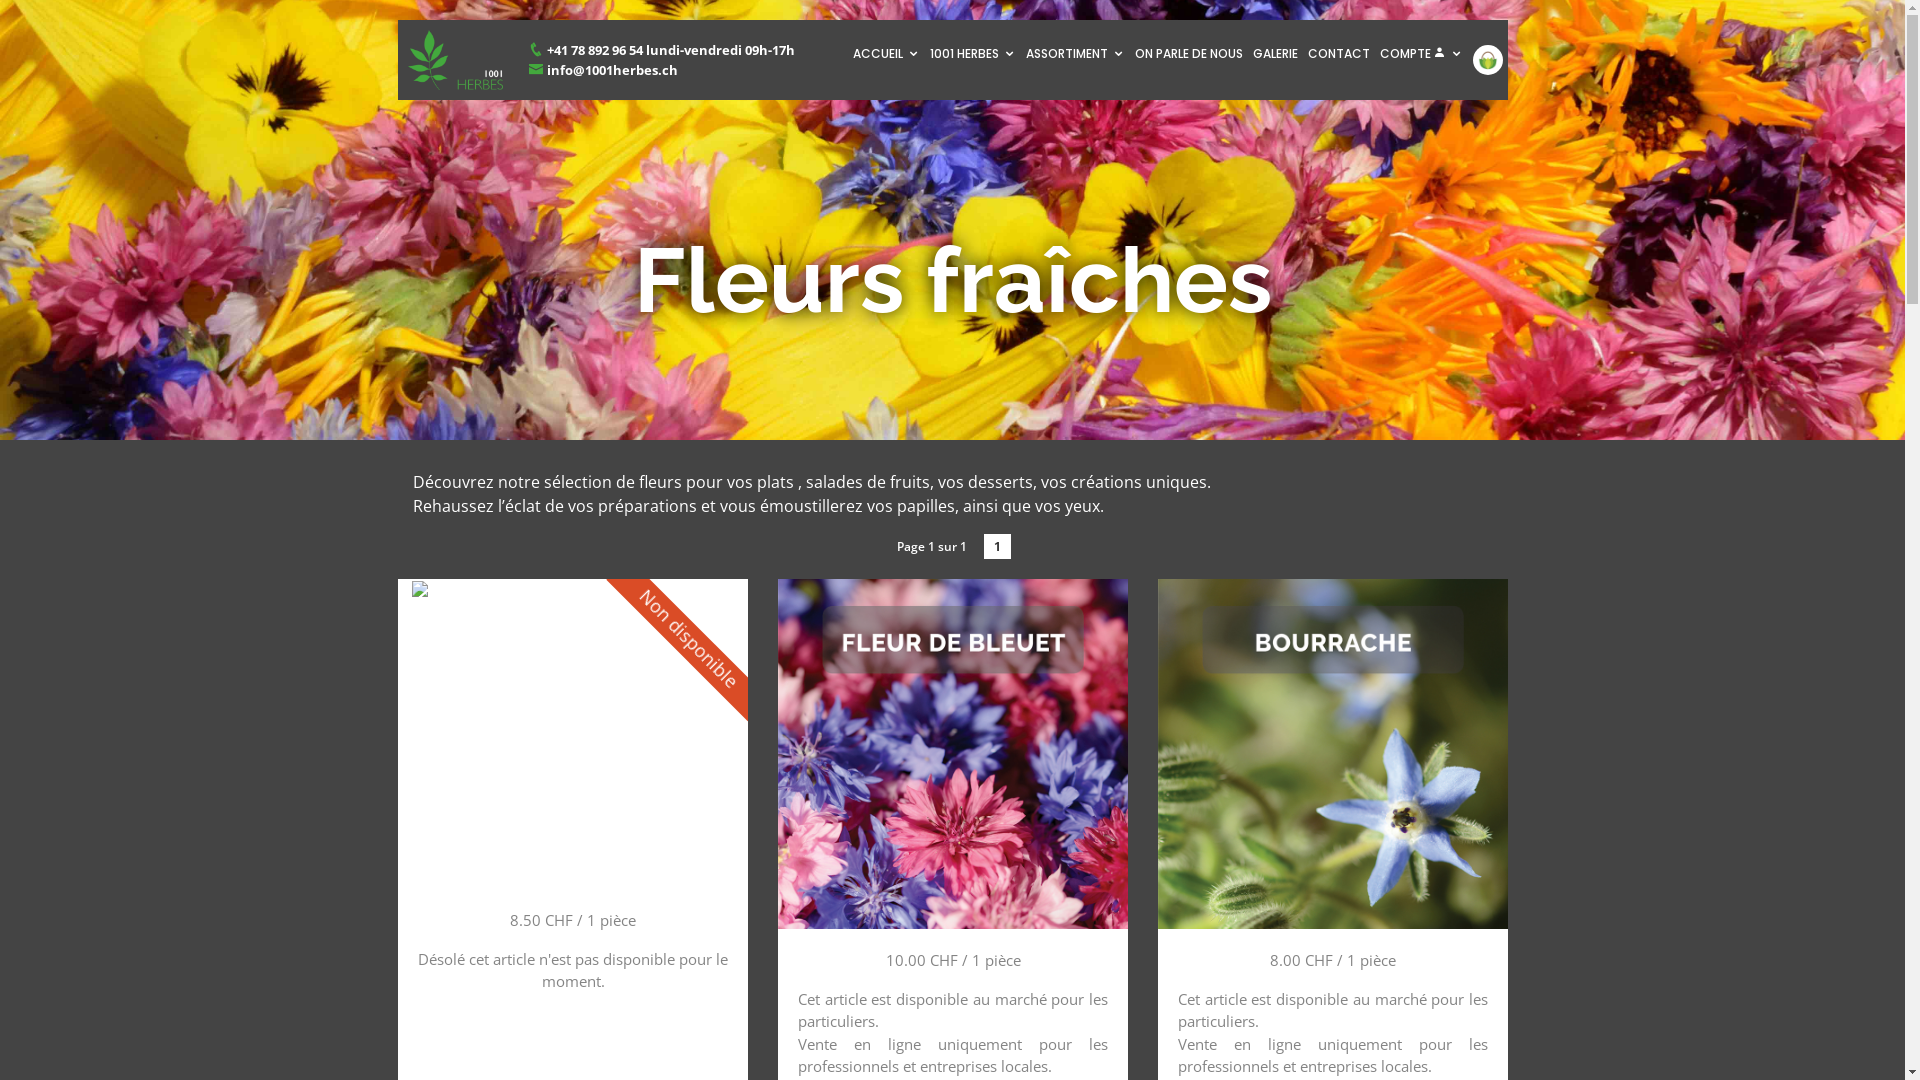 This screenshot has width=1920, height=1080. Describe the element at coordinates (1338, 53) in the screenshot. I see `'CONTACT'` at that location.